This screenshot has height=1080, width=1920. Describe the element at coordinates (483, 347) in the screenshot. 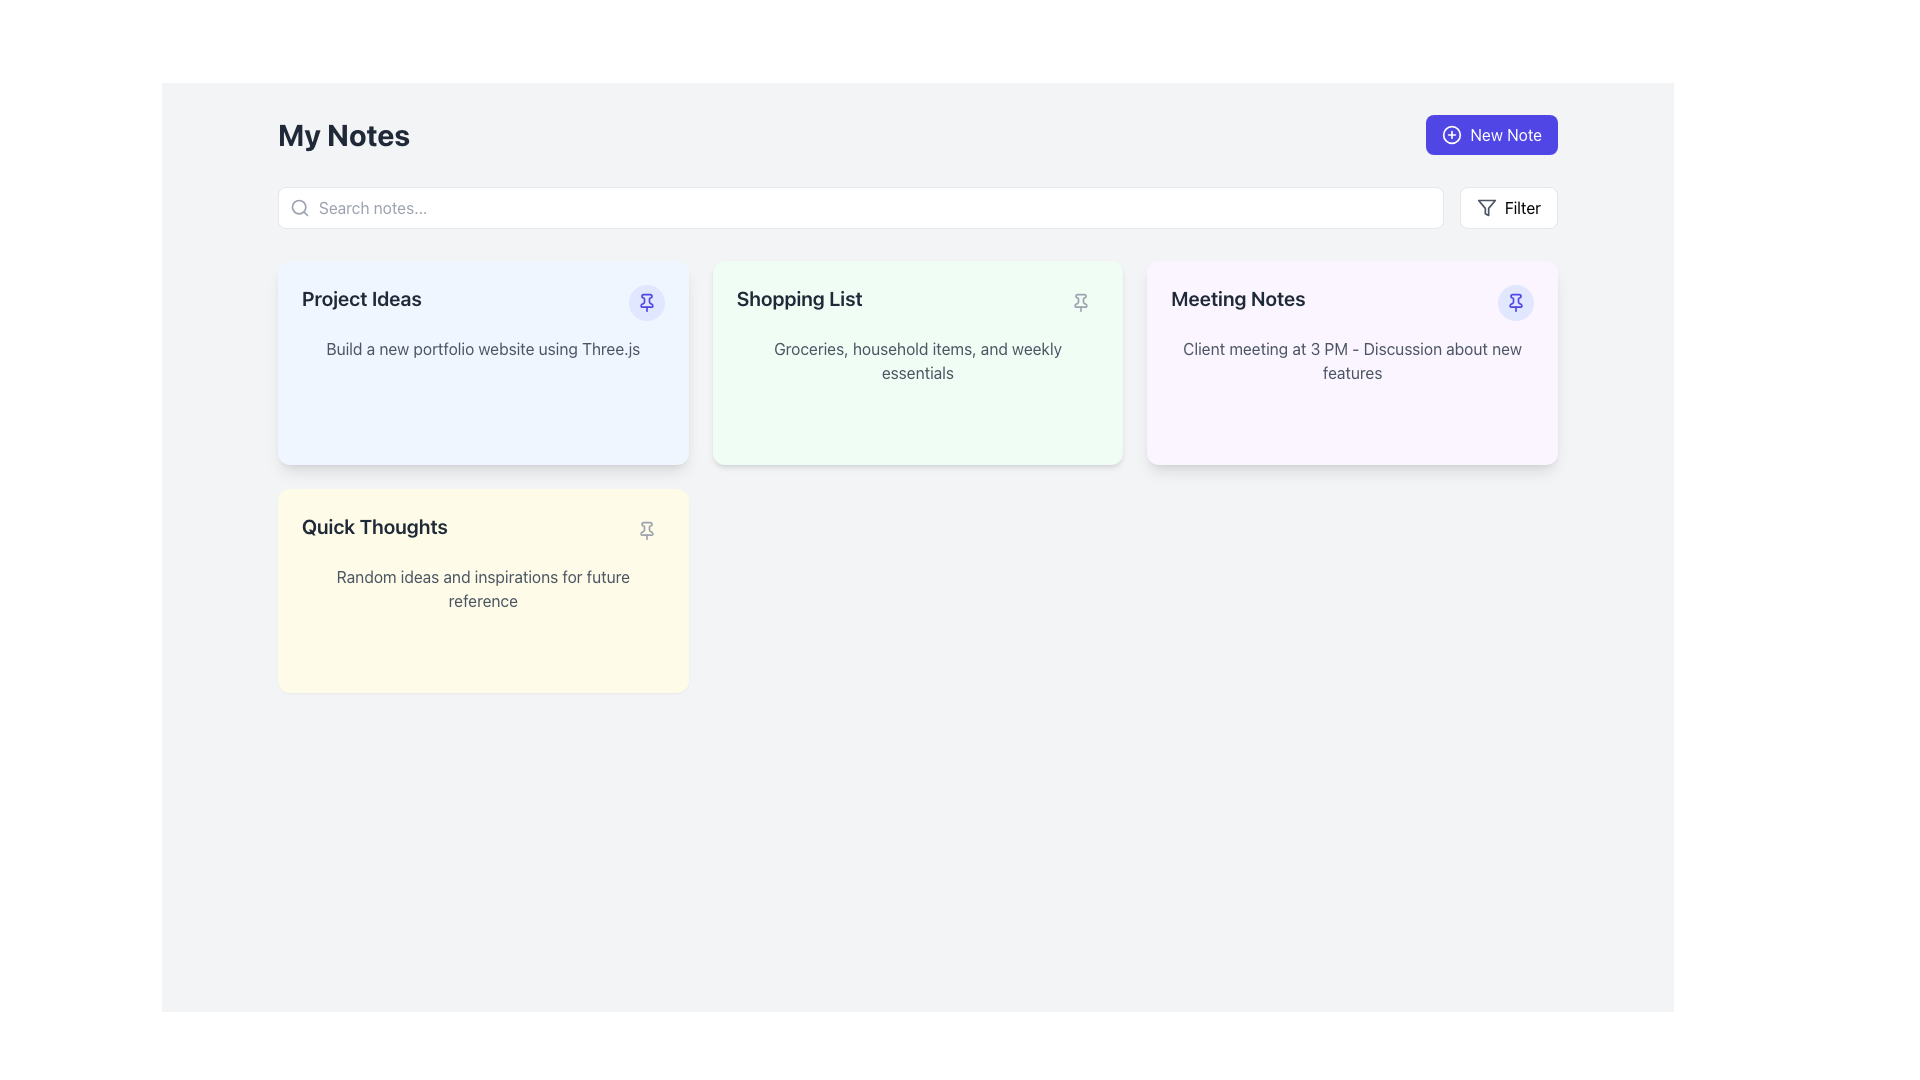

I see `the static text block that displays a description or task related to building a portfolio website using Three.js, located within the 'Project Ideas' note card, near its center, below the title` at that location.